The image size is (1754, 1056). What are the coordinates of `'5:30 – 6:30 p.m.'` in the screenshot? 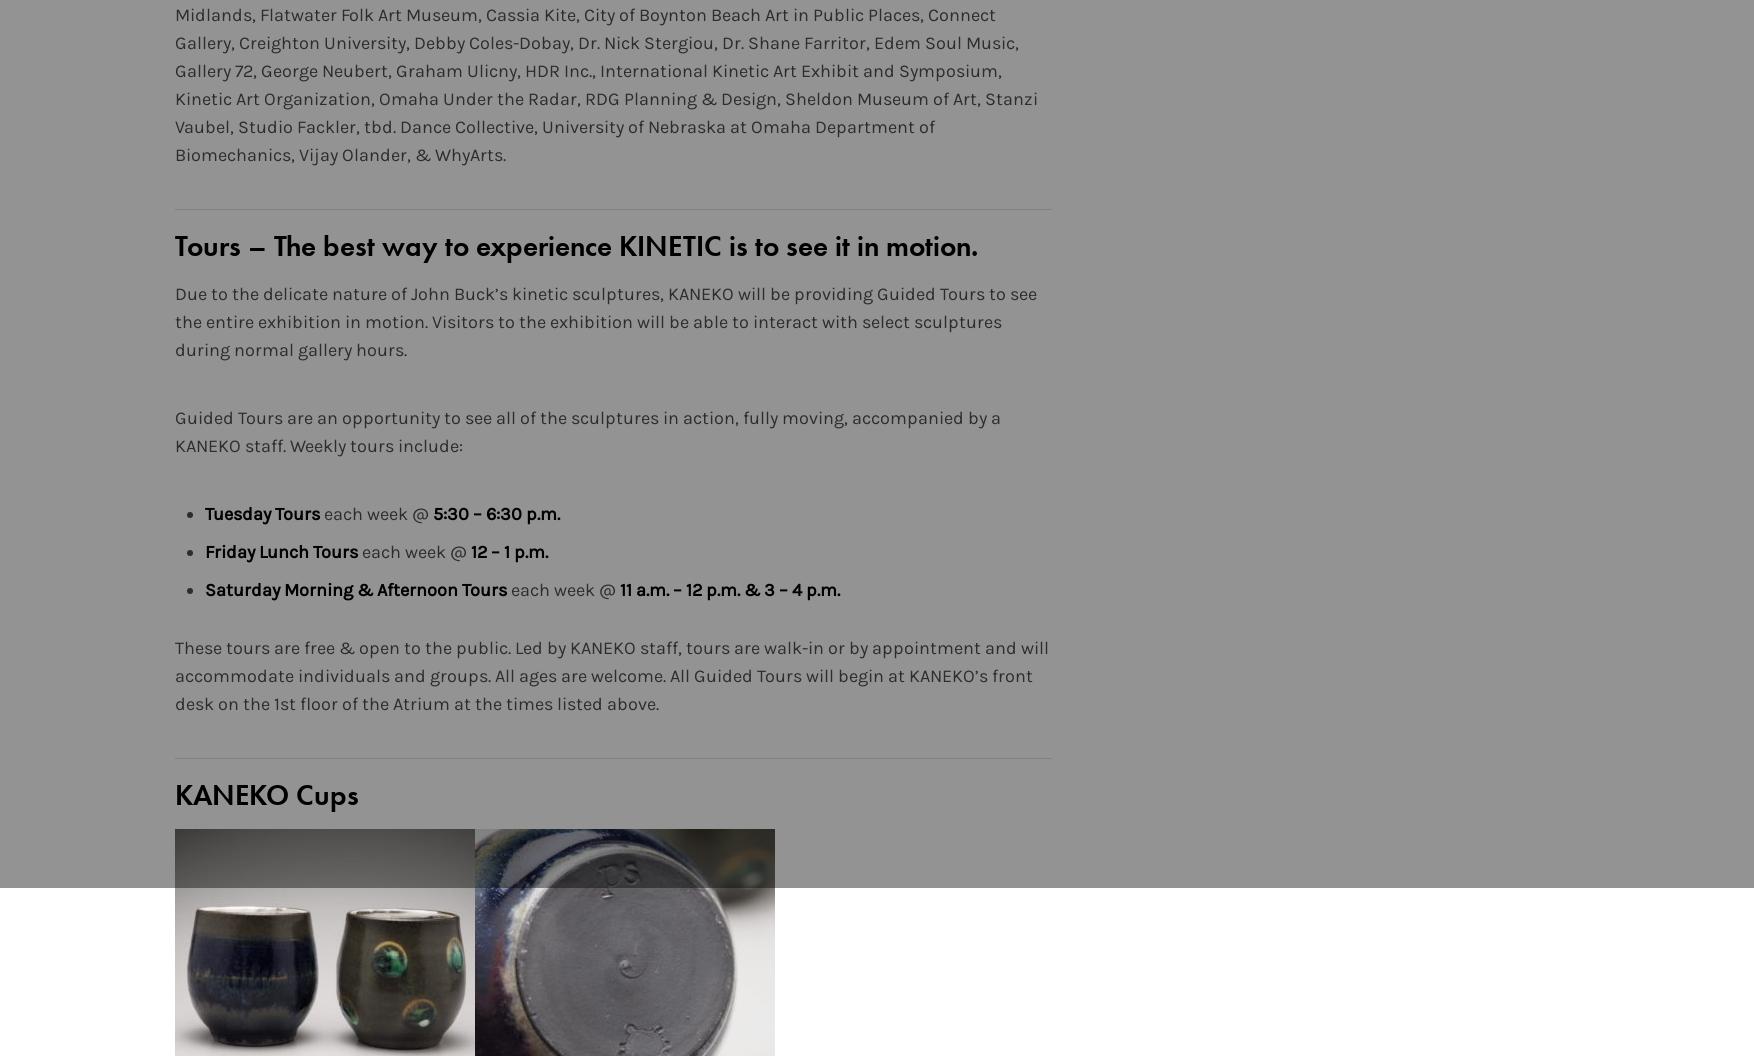 It's located at (495, 512).